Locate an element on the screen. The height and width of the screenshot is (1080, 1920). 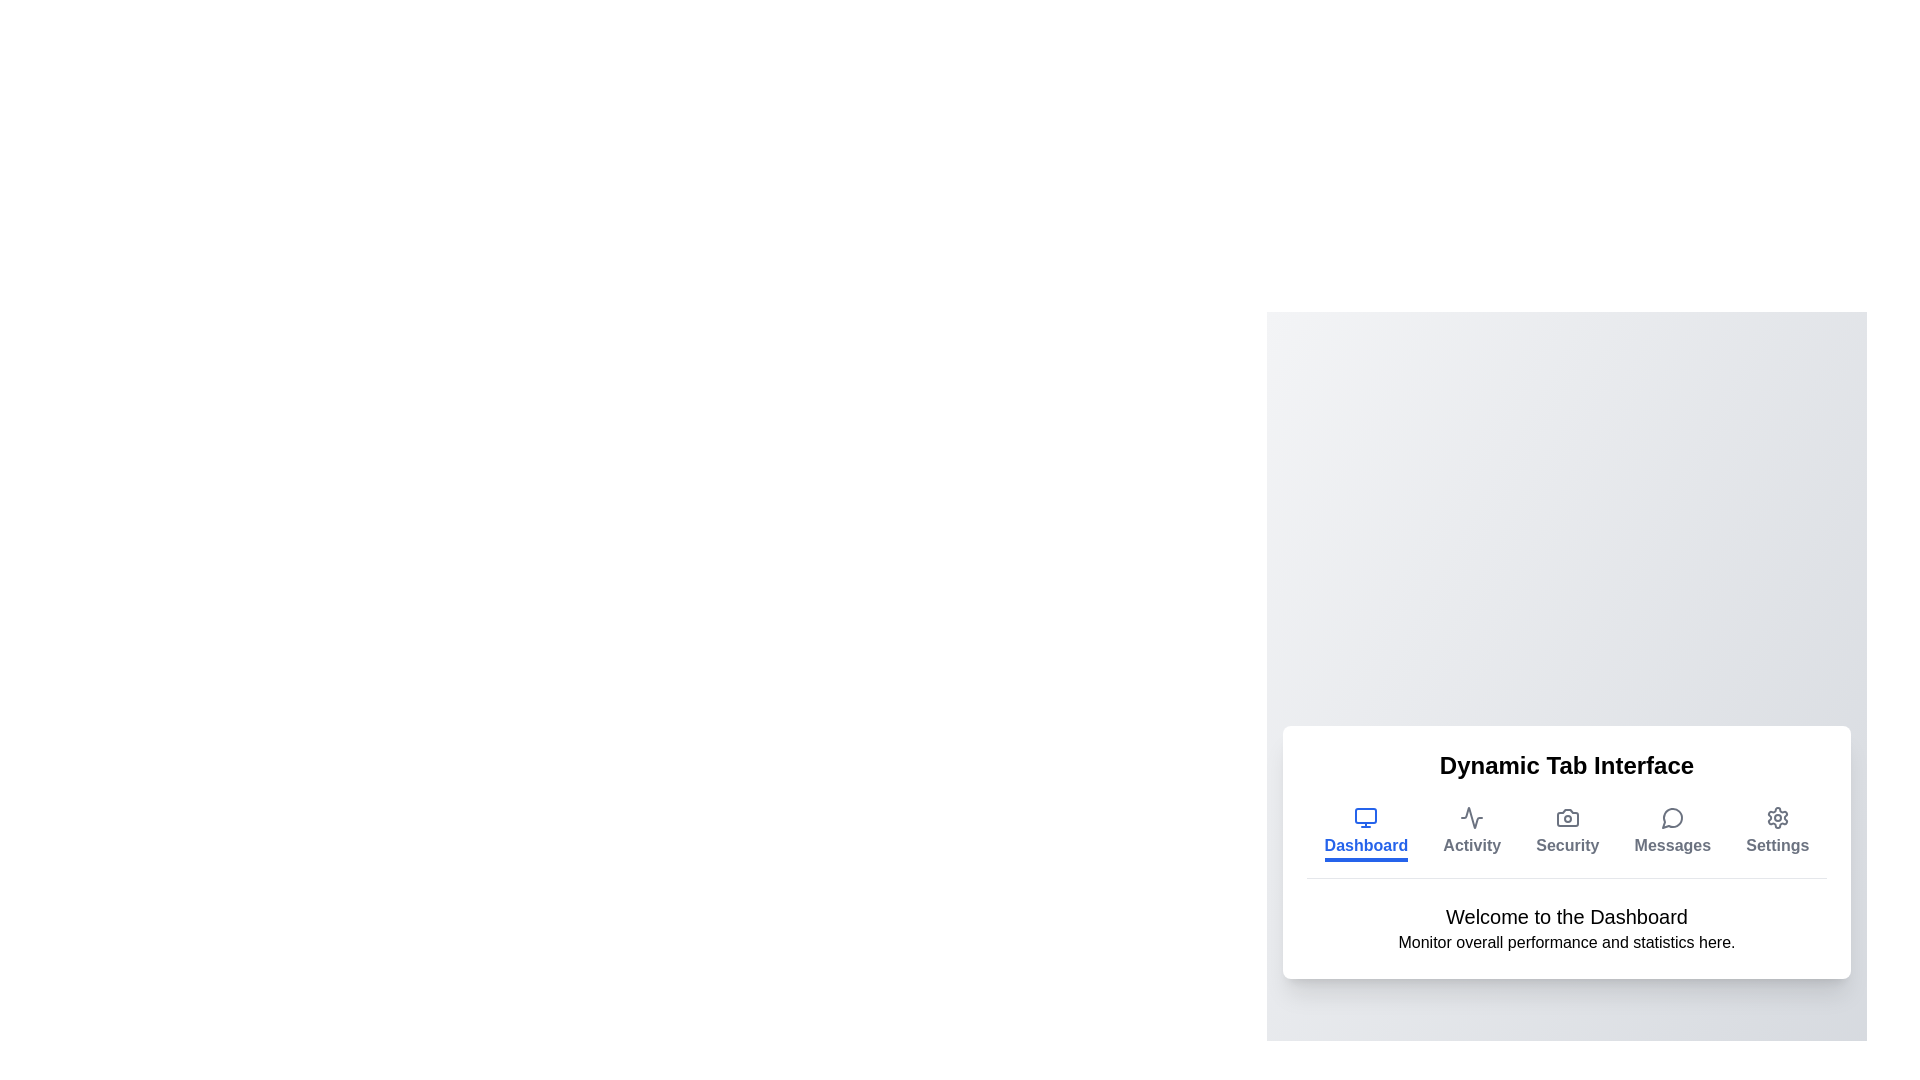
the 'Activity' navigation tab, which features a heartbeat icon above the text and changes color on hover is located at coordinates (1472, 833).